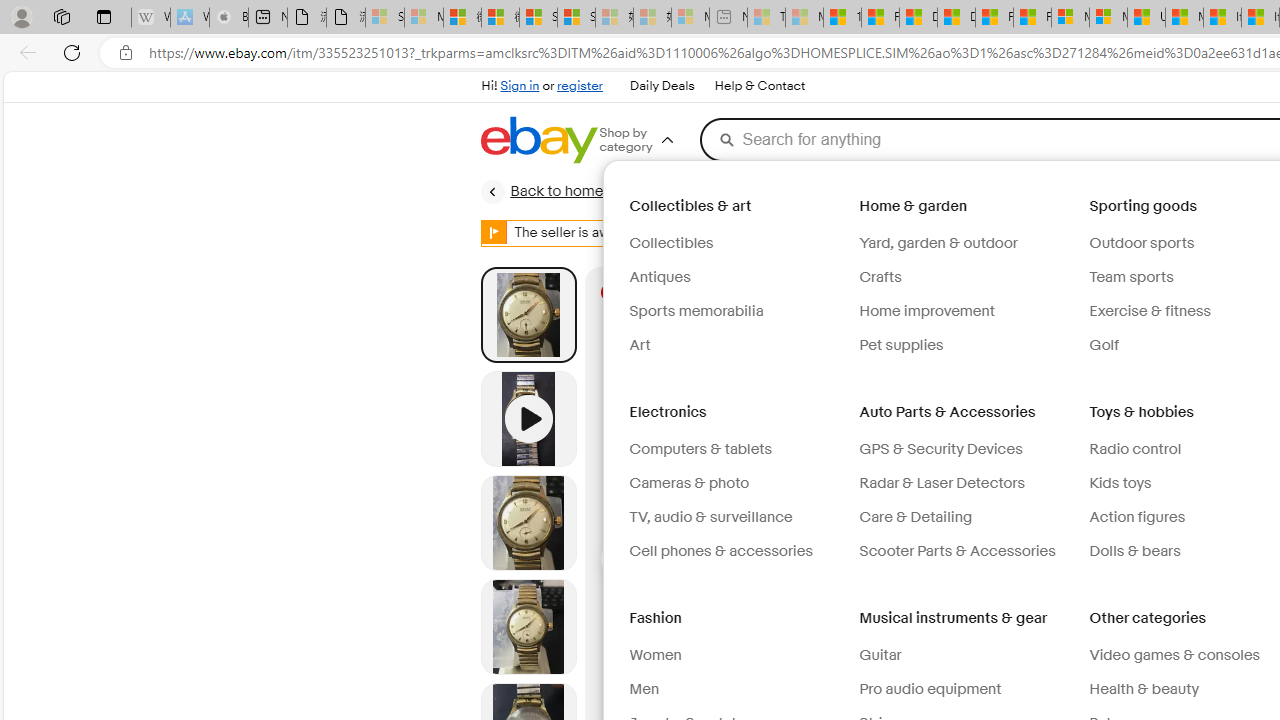  I want to click on 'Home improvement', so click(966, 312).